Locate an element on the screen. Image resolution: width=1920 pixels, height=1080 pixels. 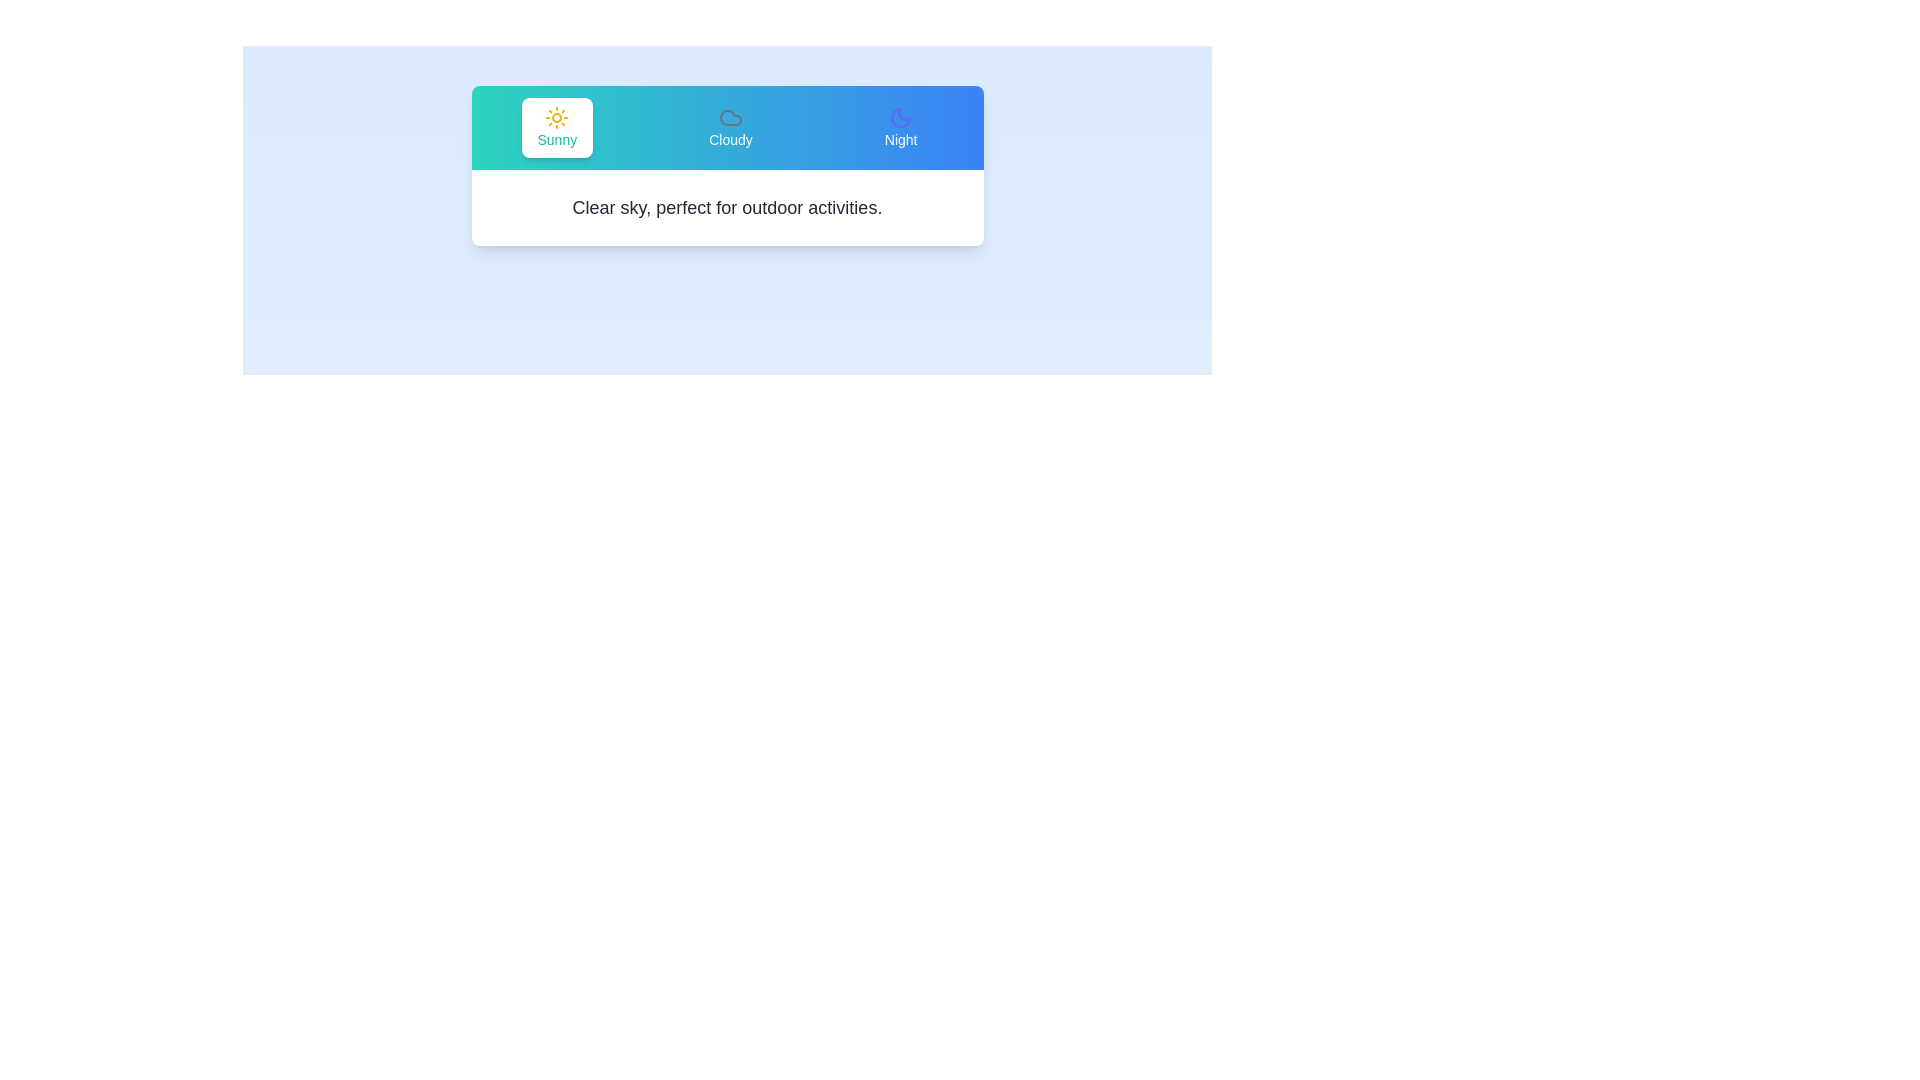
the Cloudy tab is located at coordinates (729, 127).